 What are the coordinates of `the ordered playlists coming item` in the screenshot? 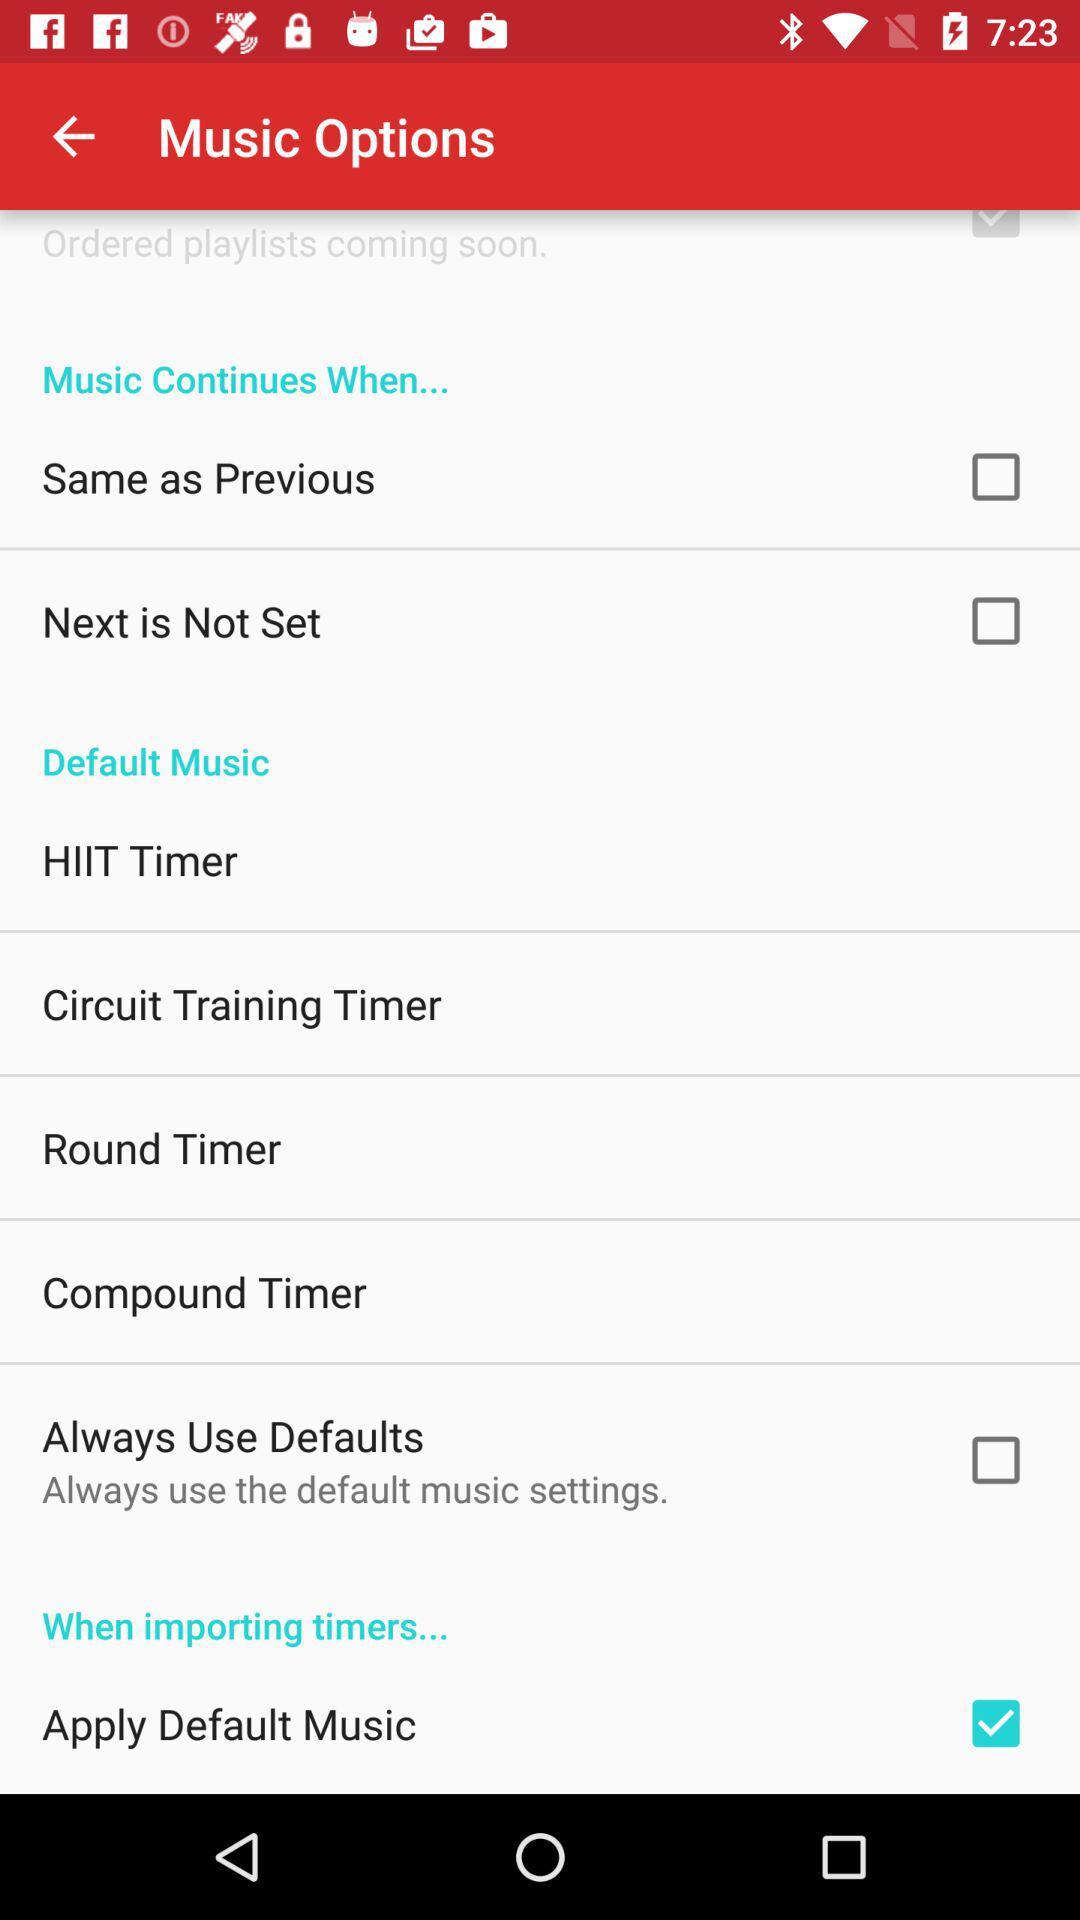 It's located at (295, 241).